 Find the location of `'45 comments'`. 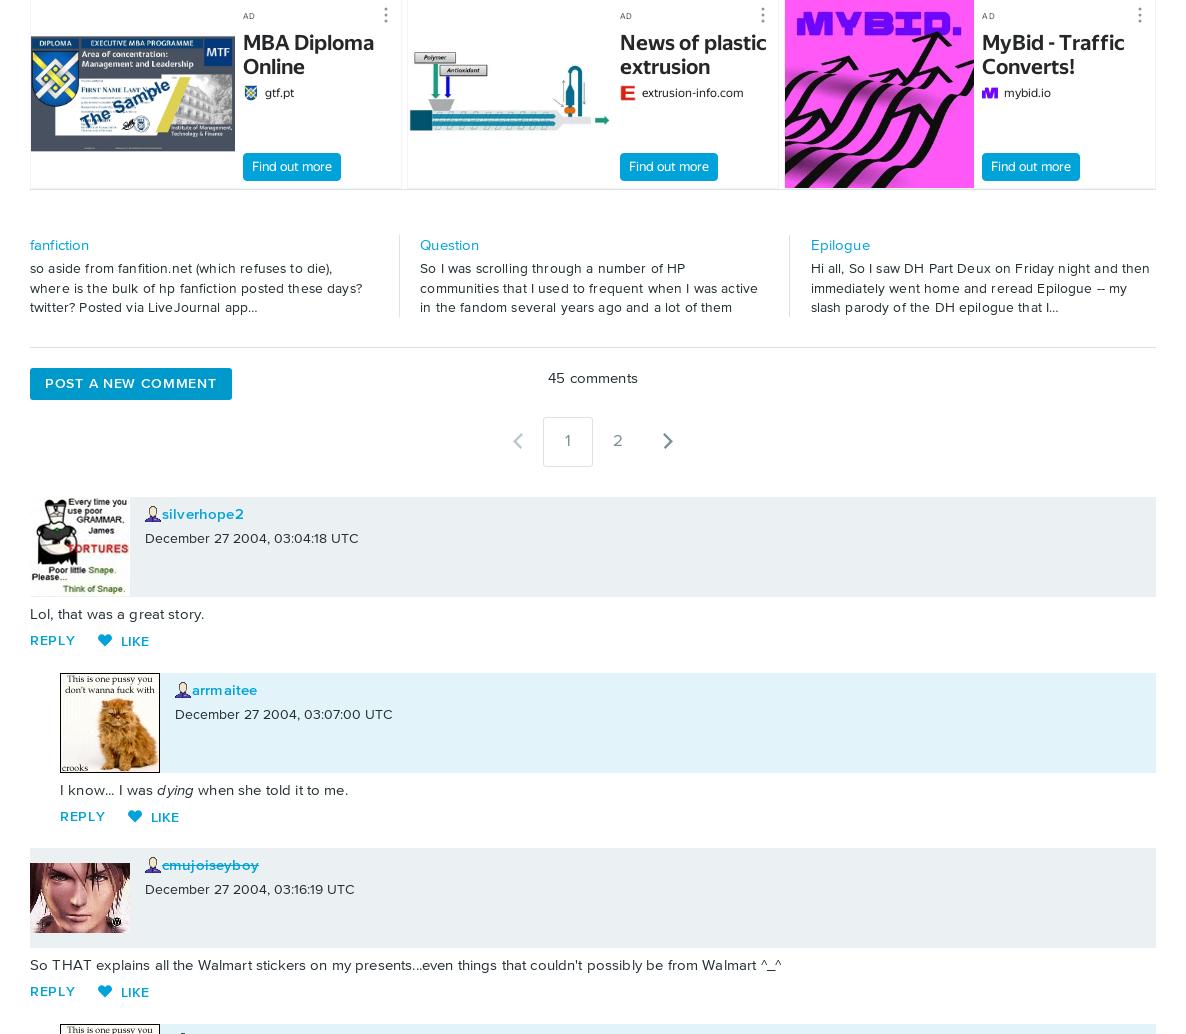

'45 comments' is located at coordinates (592, 376).